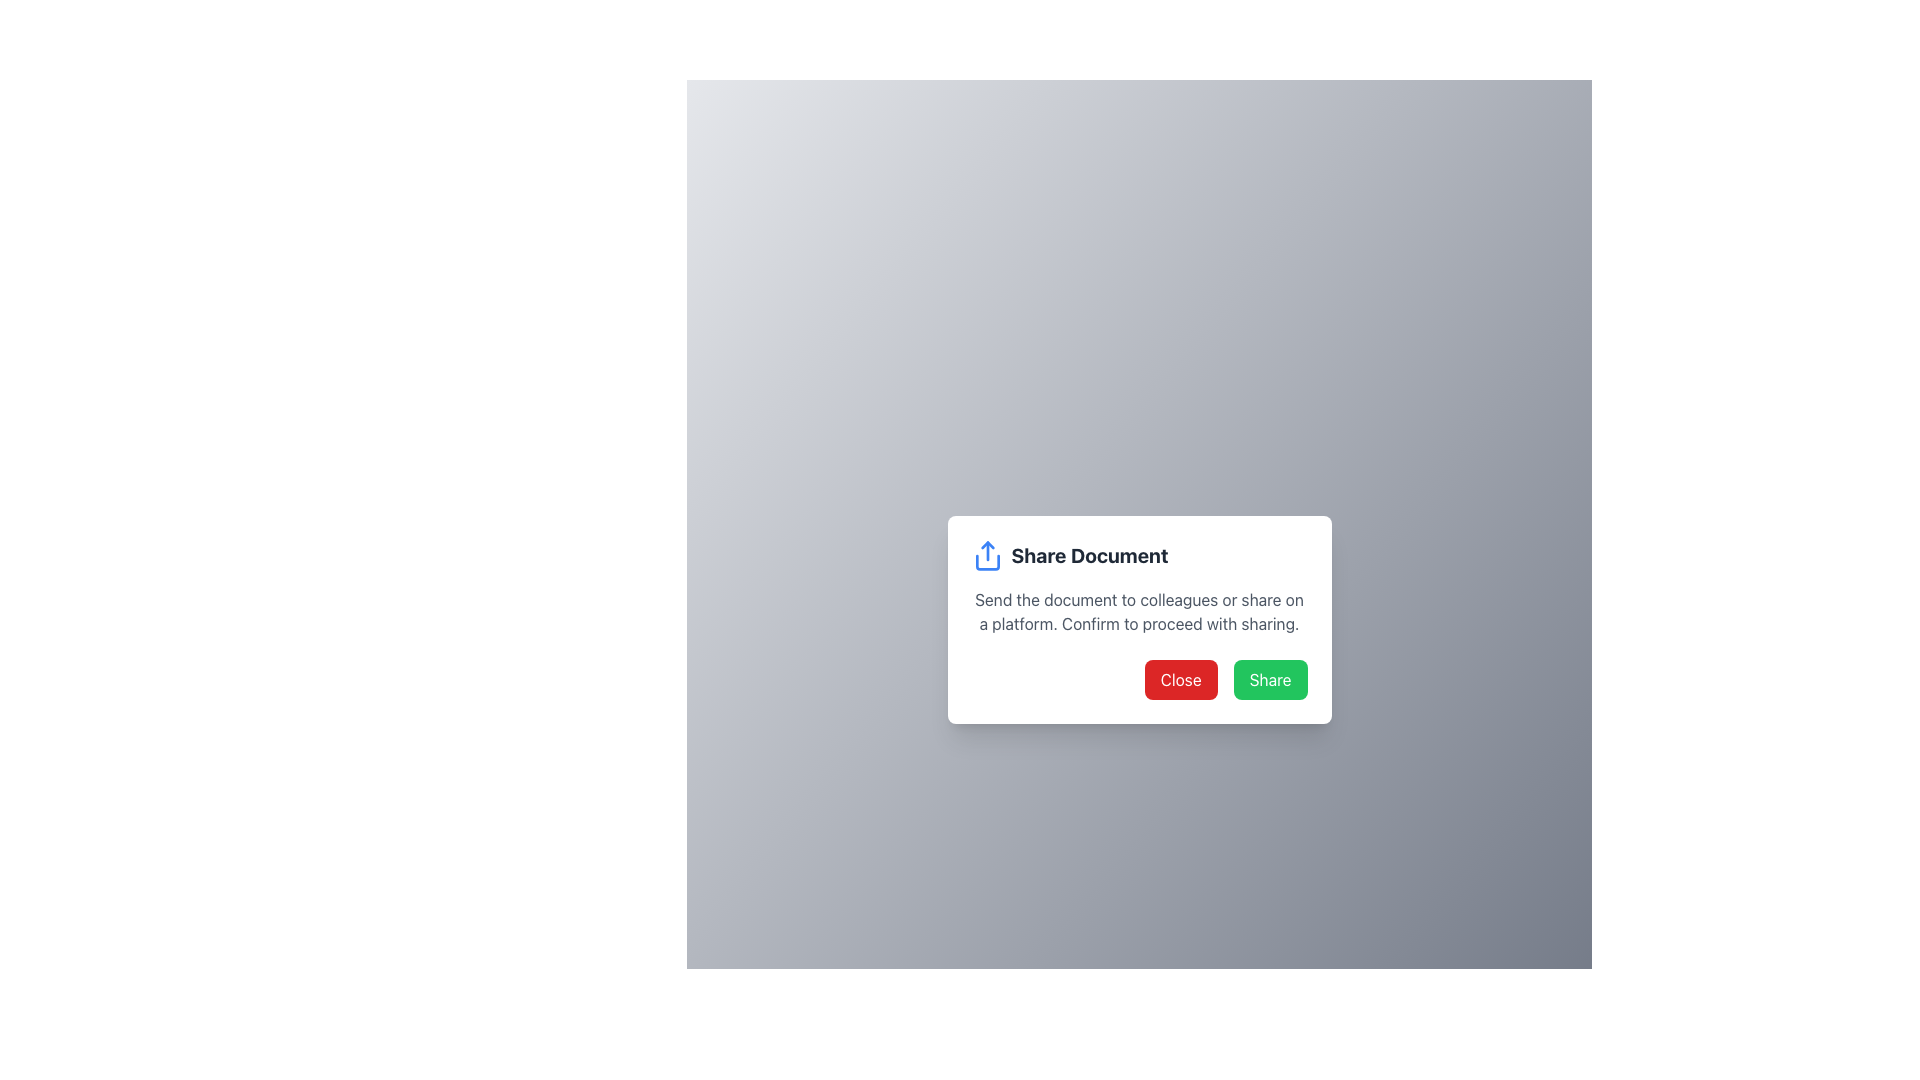 The height and width of the screenshot is (1080, 1920). Describe the element at coordinates (1088, 555) in the screenshot. I see `title text located at the center of the dialog box which provides context for sharing a document` at that location.